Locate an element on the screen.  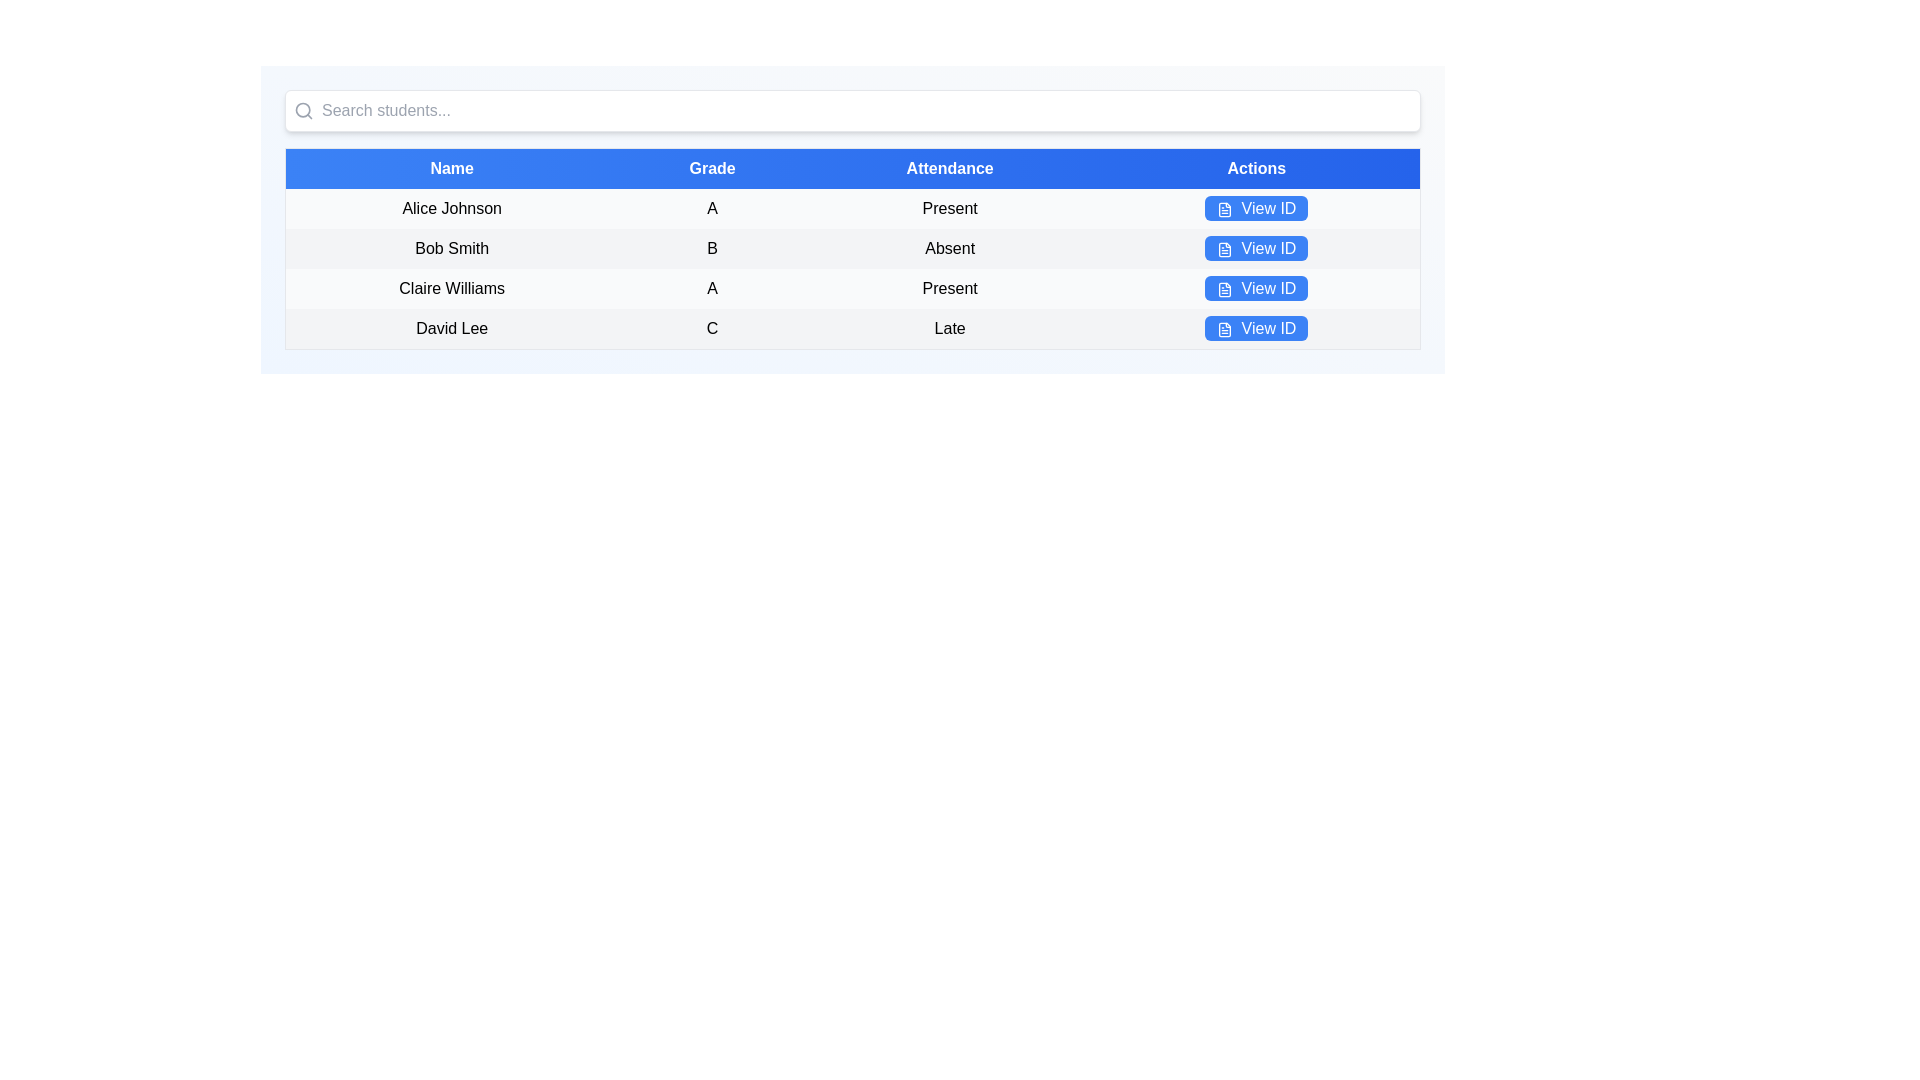
the 'Attendance' header label in the table, which is the third item in a horizontal list of headers, positioned between 'Grade' and 'Actions' is located at coordinates (949, 167).